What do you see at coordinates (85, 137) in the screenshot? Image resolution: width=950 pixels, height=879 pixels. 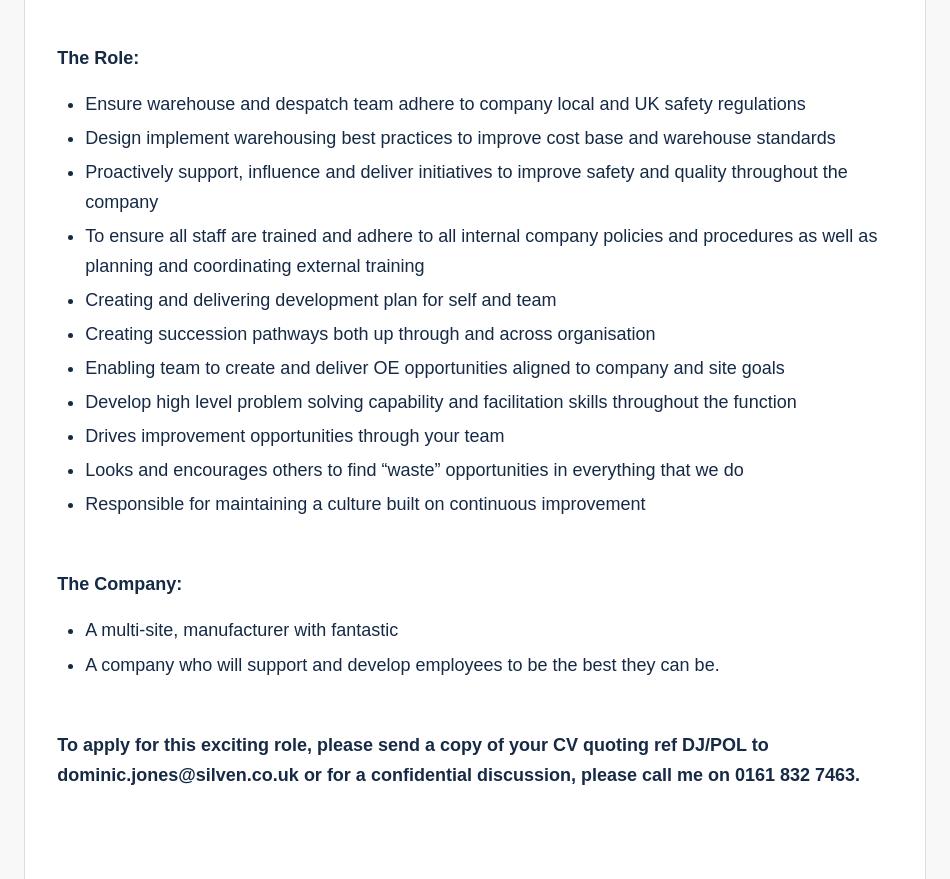 I see `'Design implement warehousing best practices to improve cost base and warehouse standards'` at bounding box center [85, 137].